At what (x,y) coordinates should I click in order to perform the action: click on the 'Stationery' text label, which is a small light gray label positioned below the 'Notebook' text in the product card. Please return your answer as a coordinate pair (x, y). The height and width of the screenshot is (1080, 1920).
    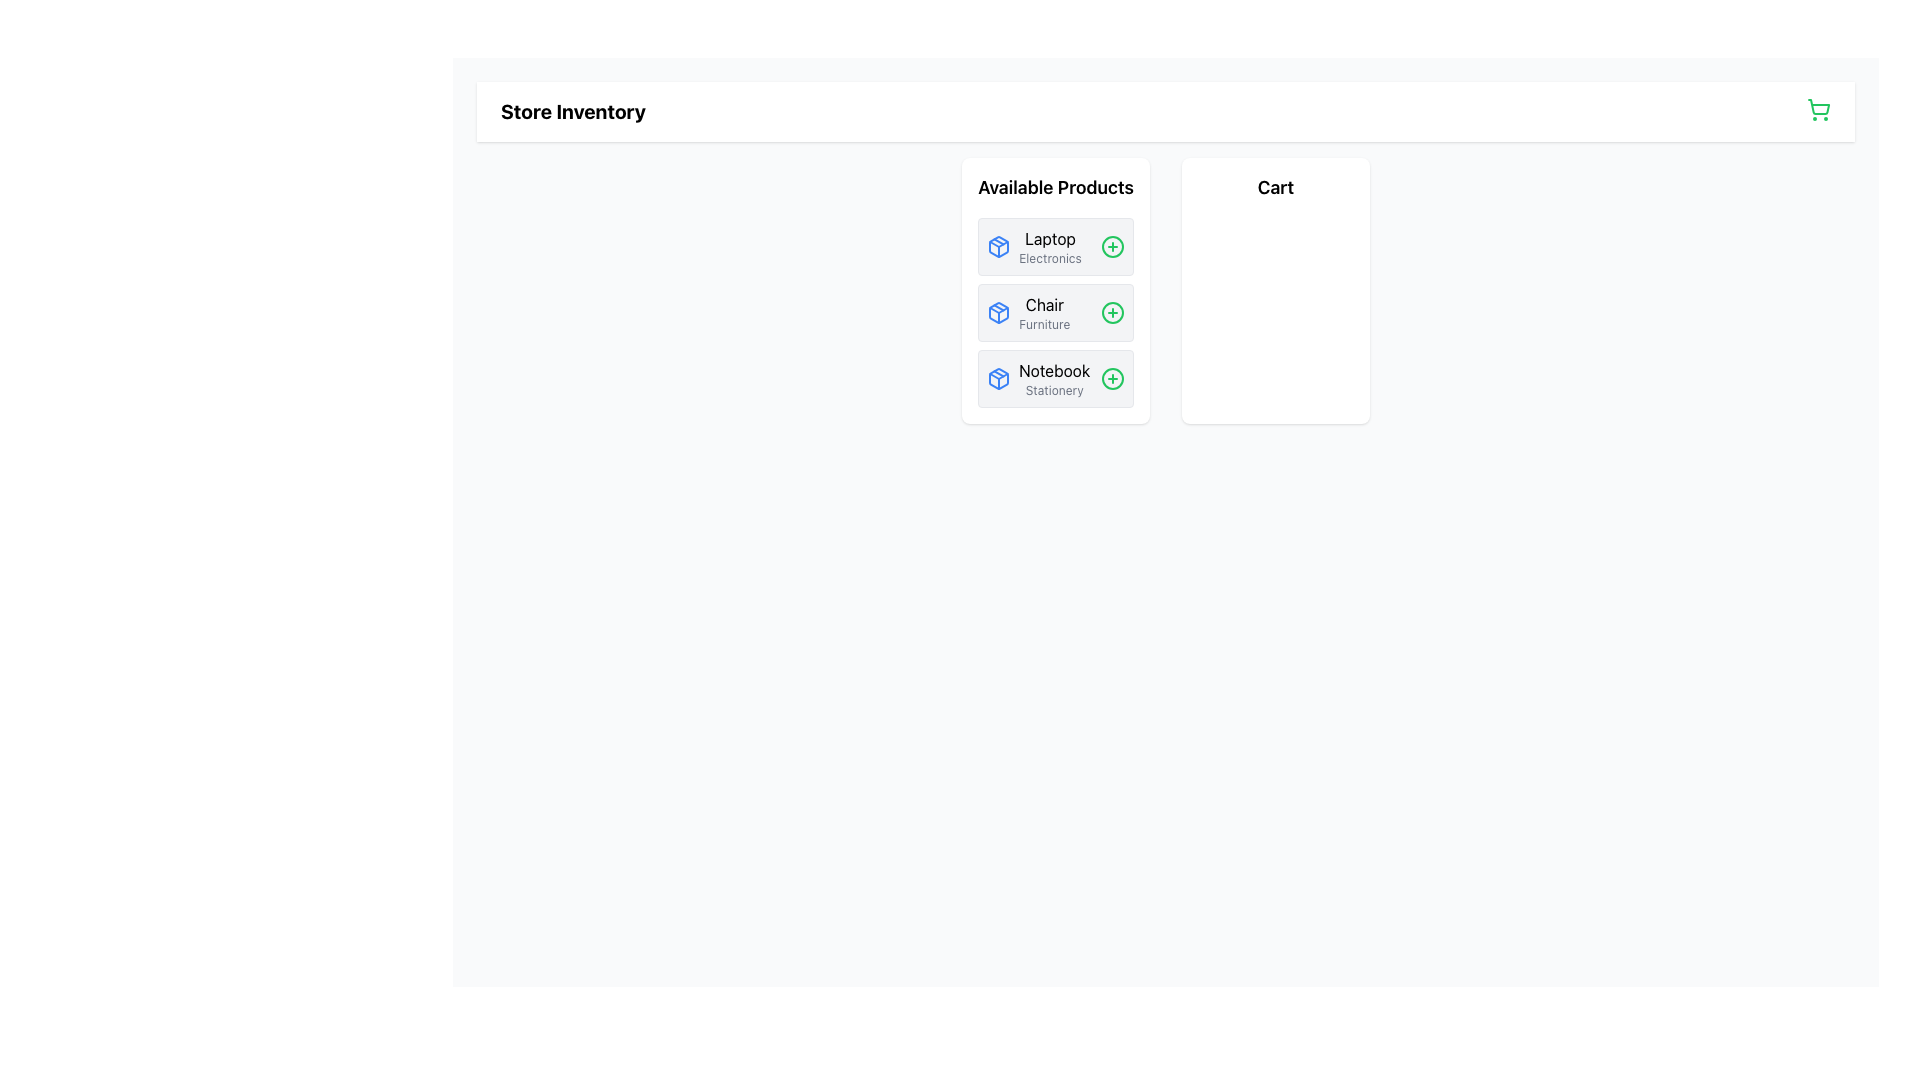
    Looking at the image, I should click on (1053, 390).